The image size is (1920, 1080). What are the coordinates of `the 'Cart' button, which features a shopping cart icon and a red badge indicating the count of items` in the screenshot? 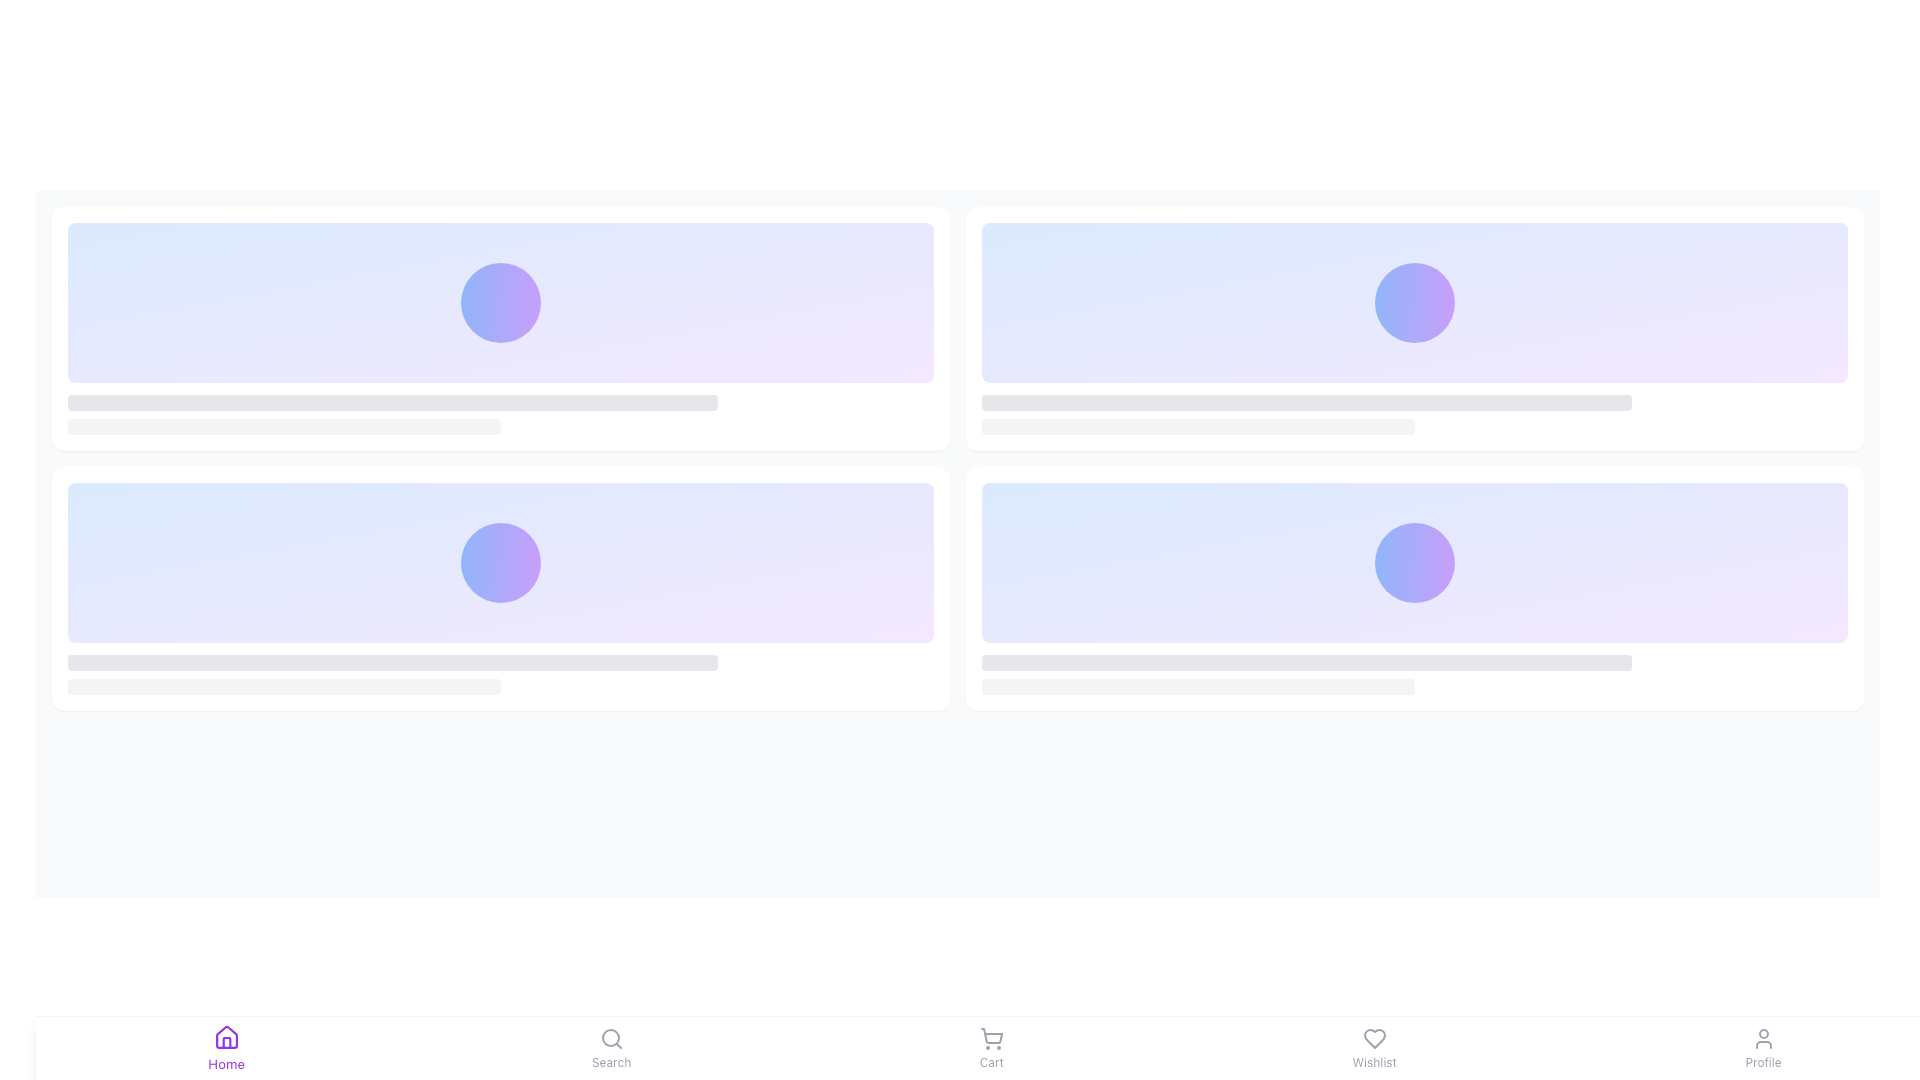 It's located at (991, 1047).